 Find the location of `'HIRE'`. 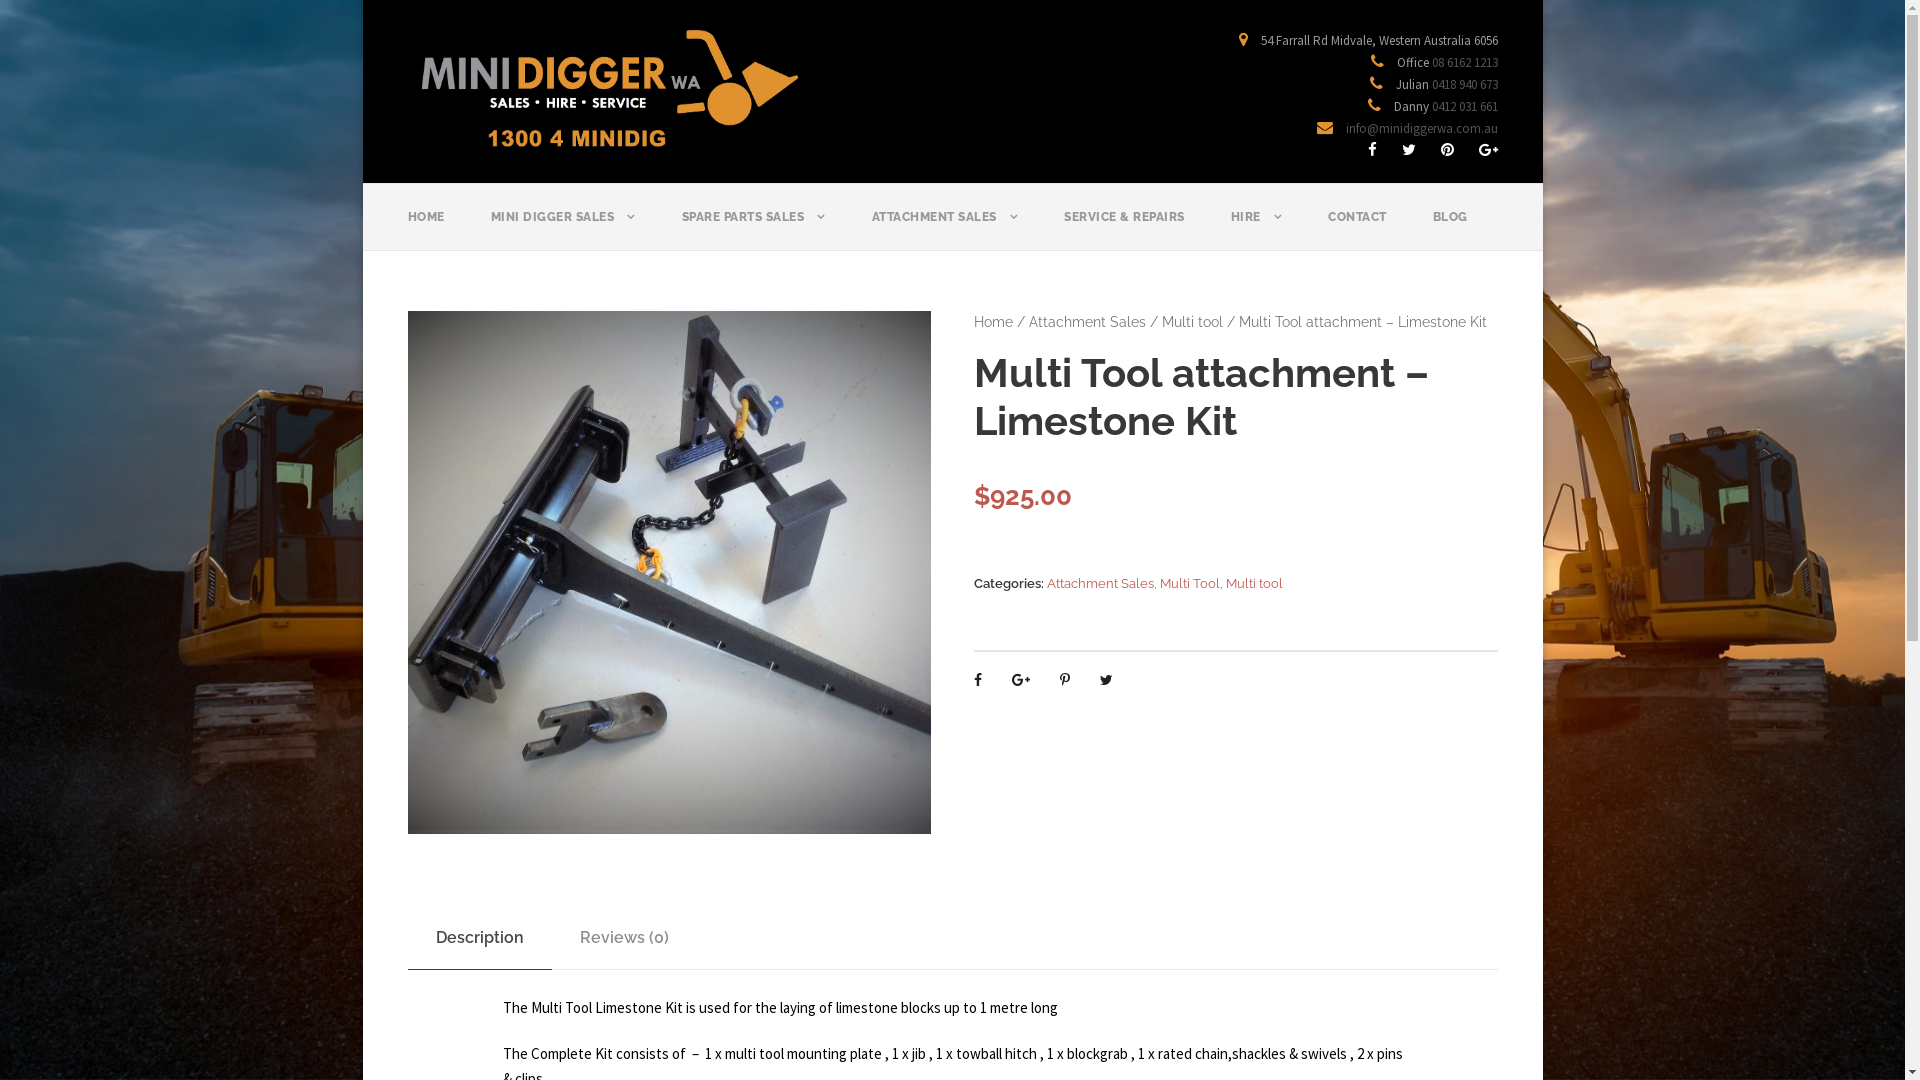

'HIRE' is located at coordinates (1228, 227).